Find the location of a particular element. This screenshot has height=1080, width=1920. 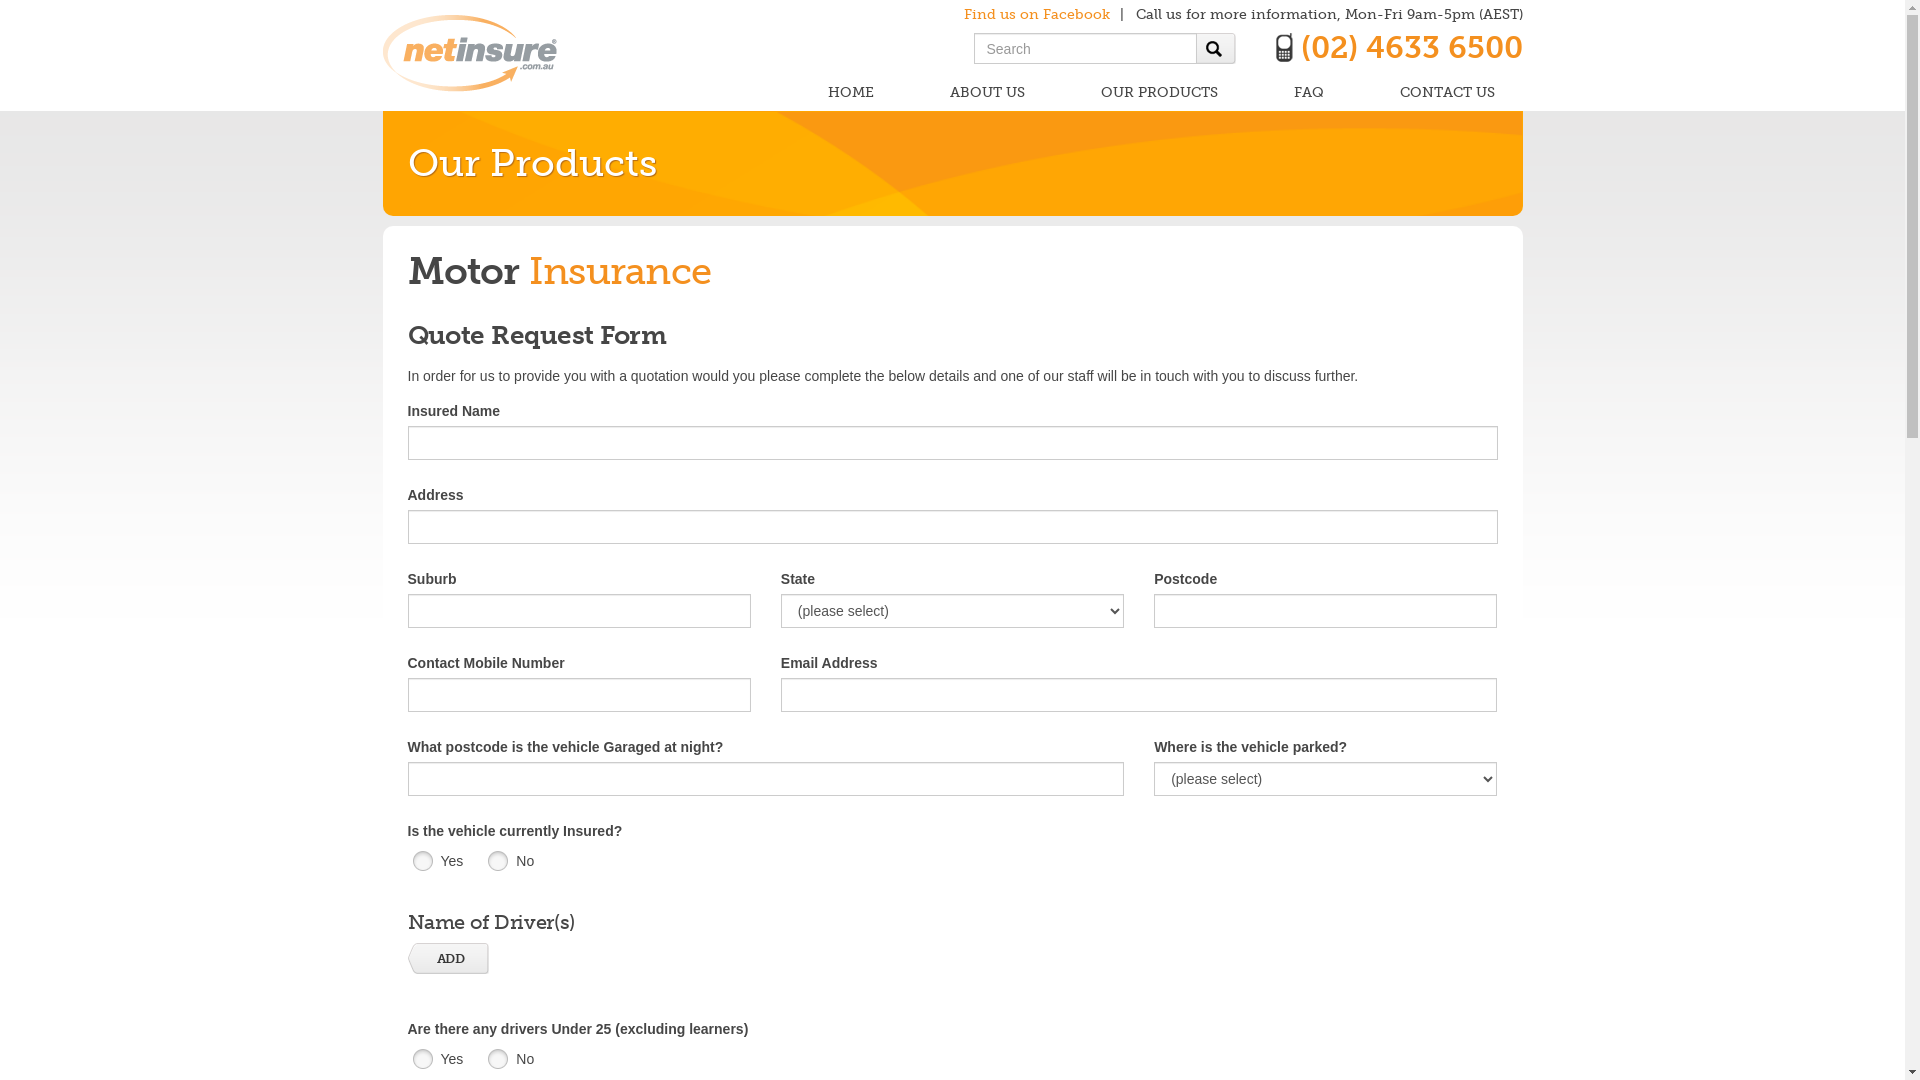

'ABOUT US' is located at coordinates (987, 92).